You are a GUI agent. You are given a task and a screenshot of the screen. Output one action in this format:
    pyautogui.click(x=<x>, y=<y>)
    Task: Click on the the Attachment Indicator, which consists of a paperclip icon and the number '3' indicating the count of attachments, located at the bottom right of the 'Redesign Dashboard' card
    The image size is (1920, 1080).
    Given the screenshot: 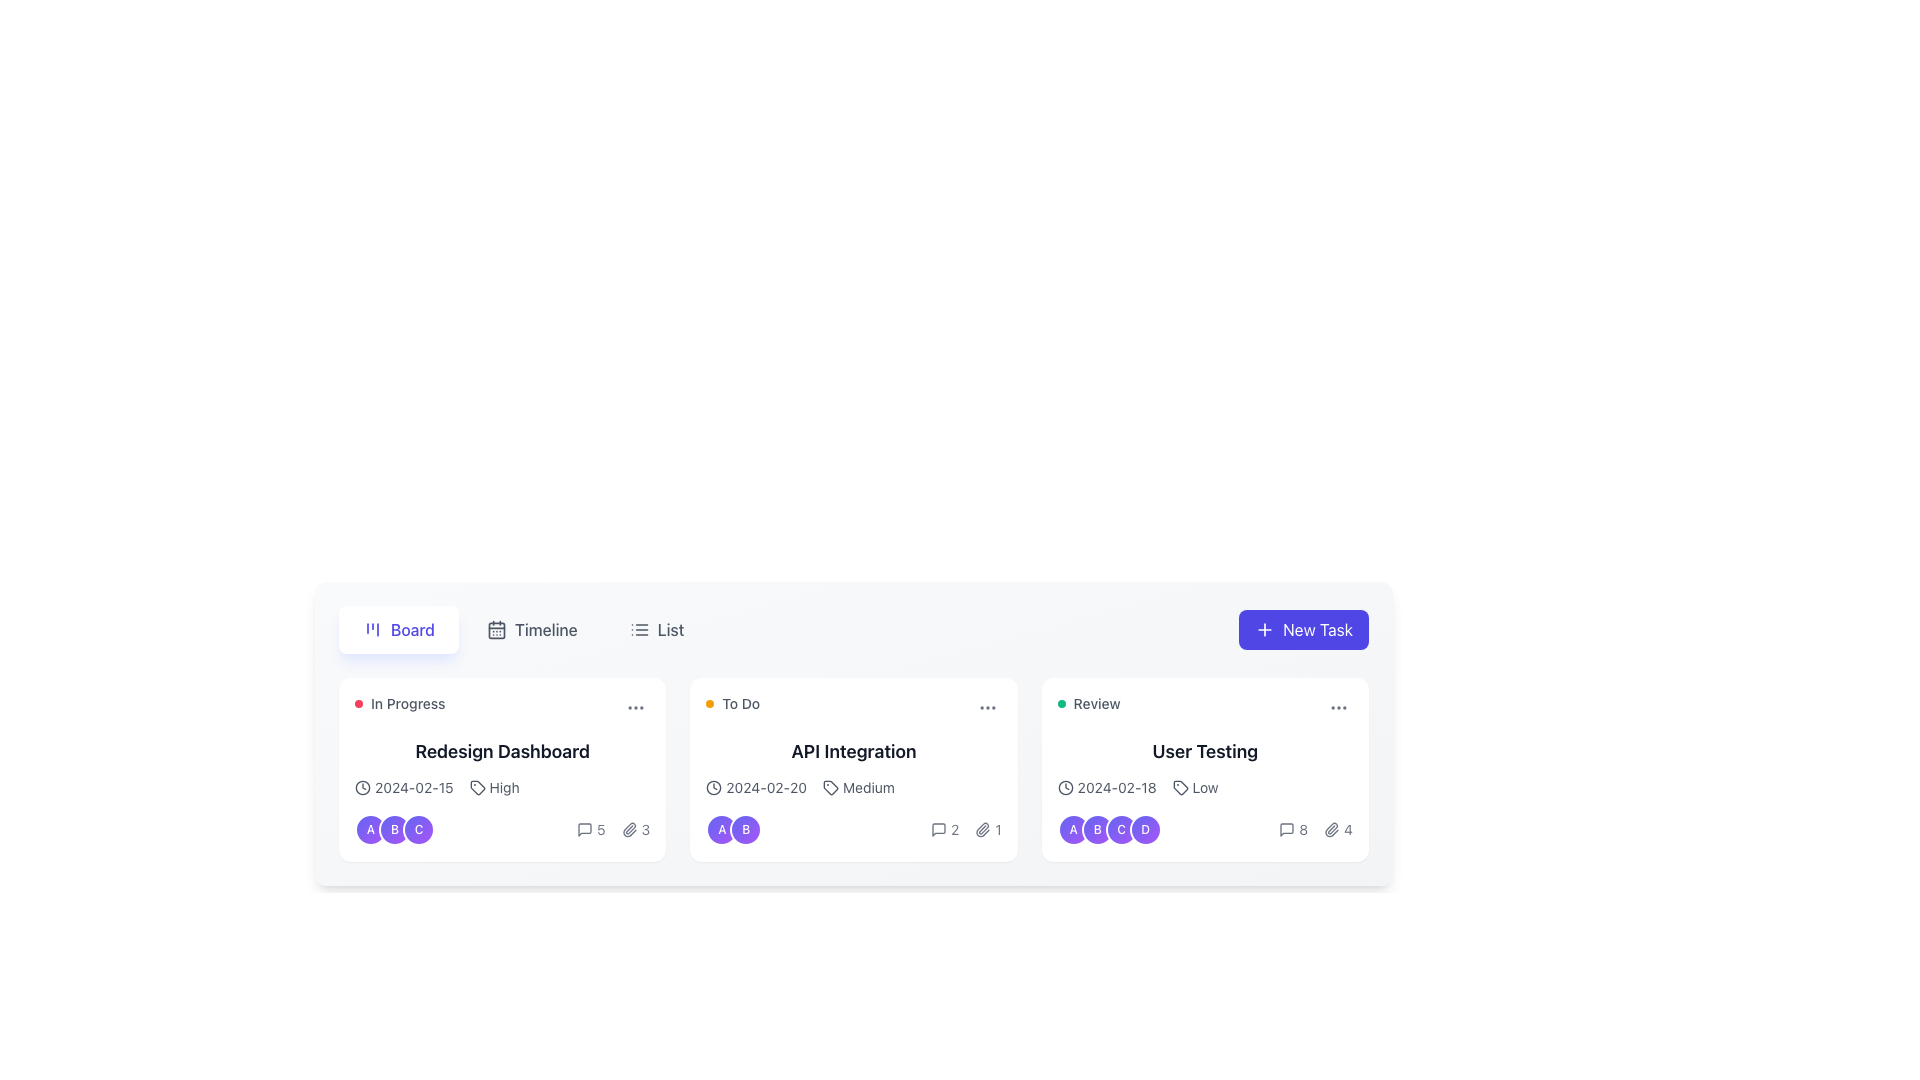 What is the action you would take?
    pyautogui.click(x=635, y=829)
    